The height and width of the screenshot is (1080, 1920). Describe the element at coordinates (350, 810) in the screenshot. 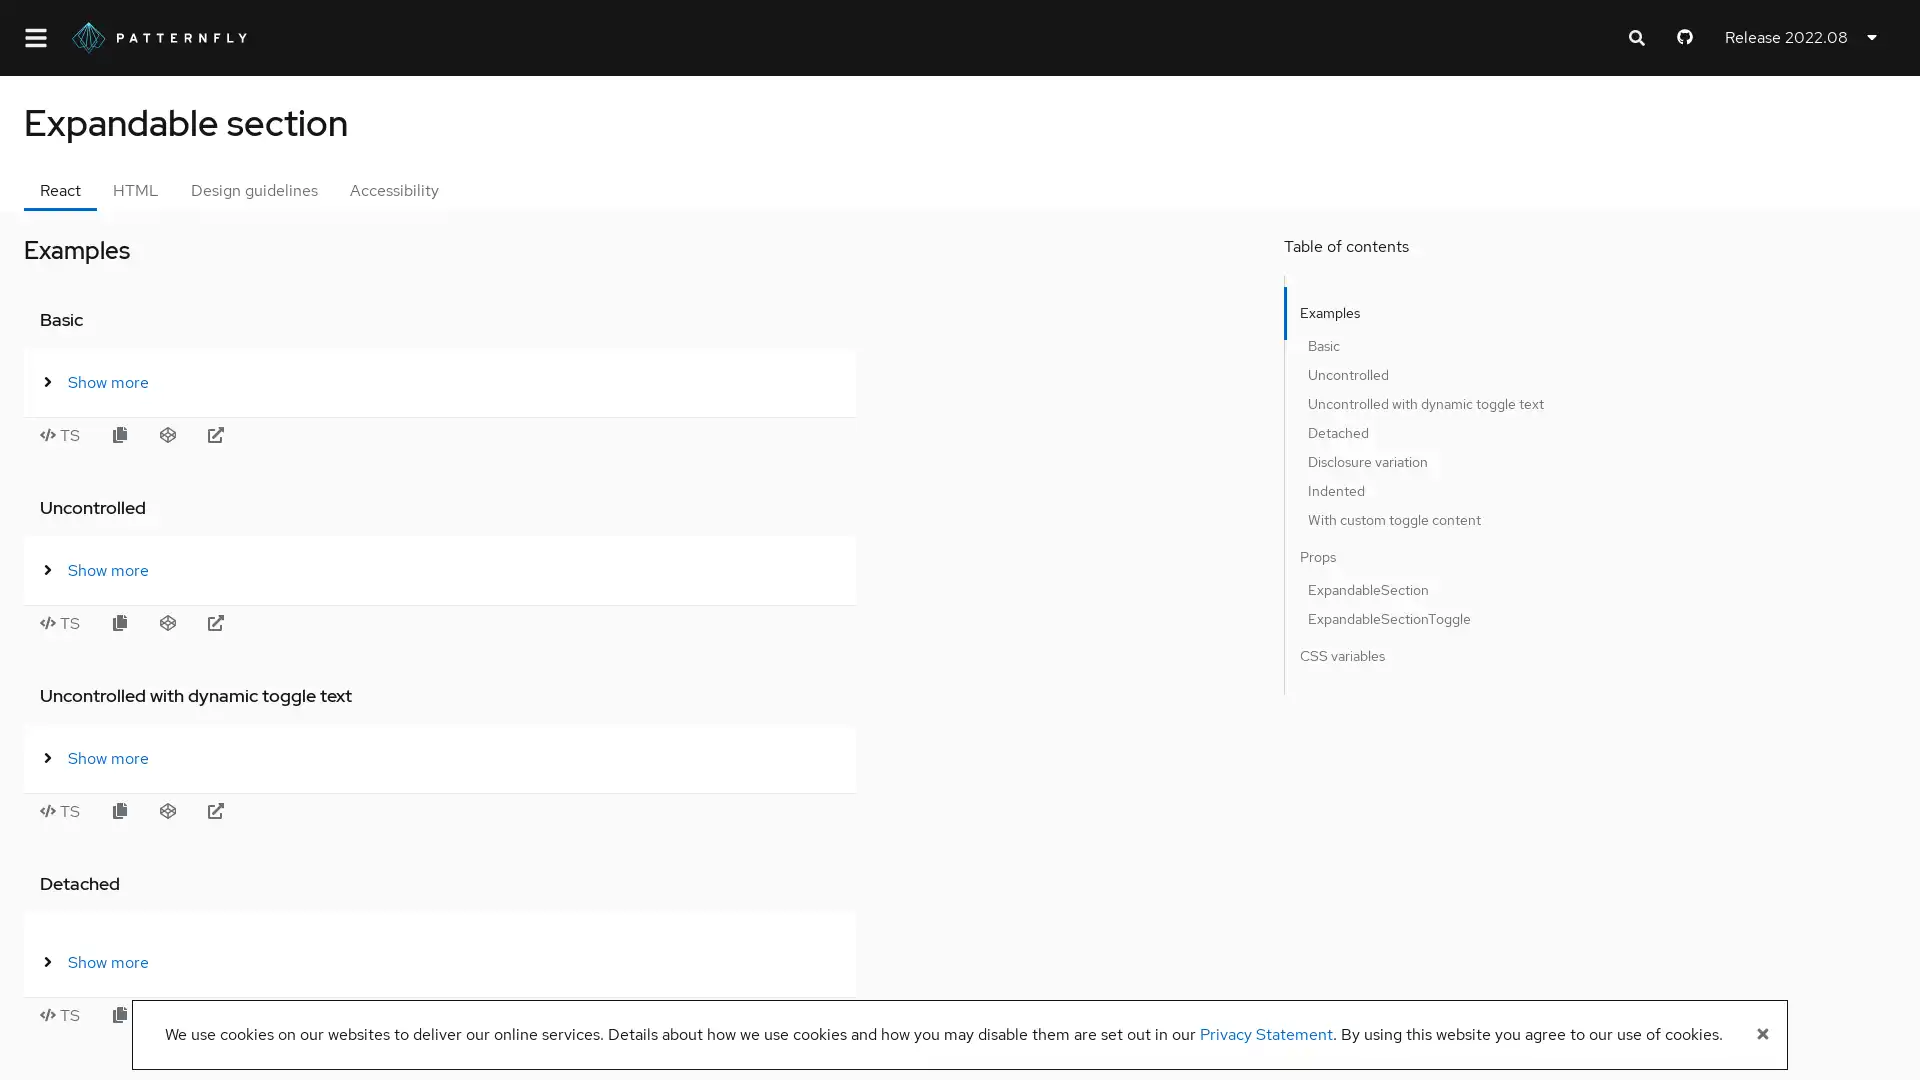

I see `Toggle TS code in Uncontrolled with dynamic toggle text example` at that location.